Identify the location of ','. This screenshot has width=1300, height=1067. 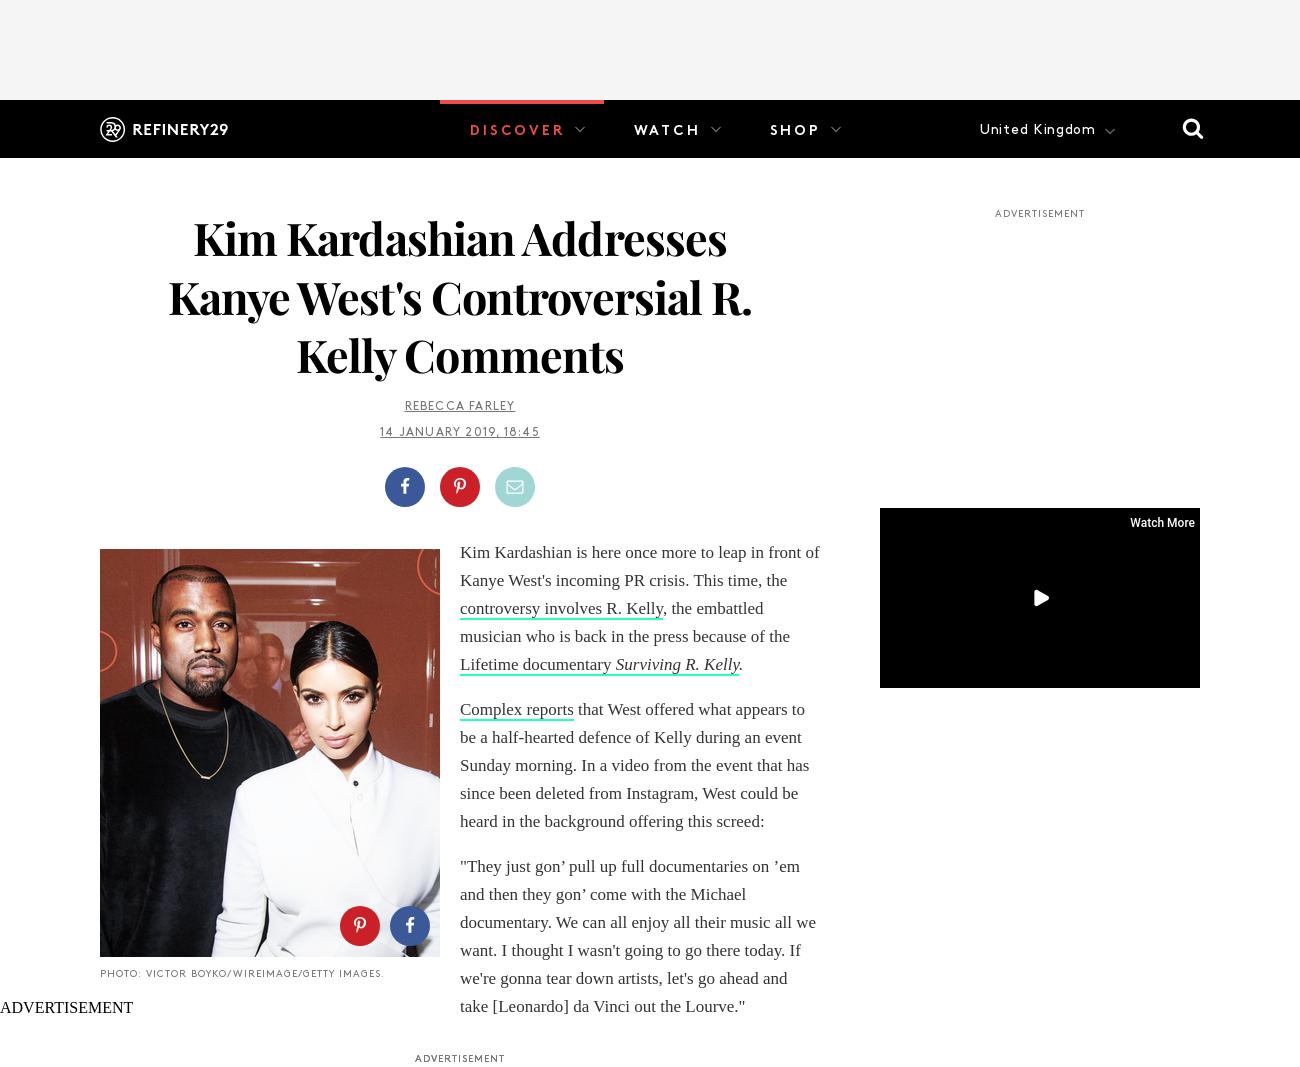
(495, 431).